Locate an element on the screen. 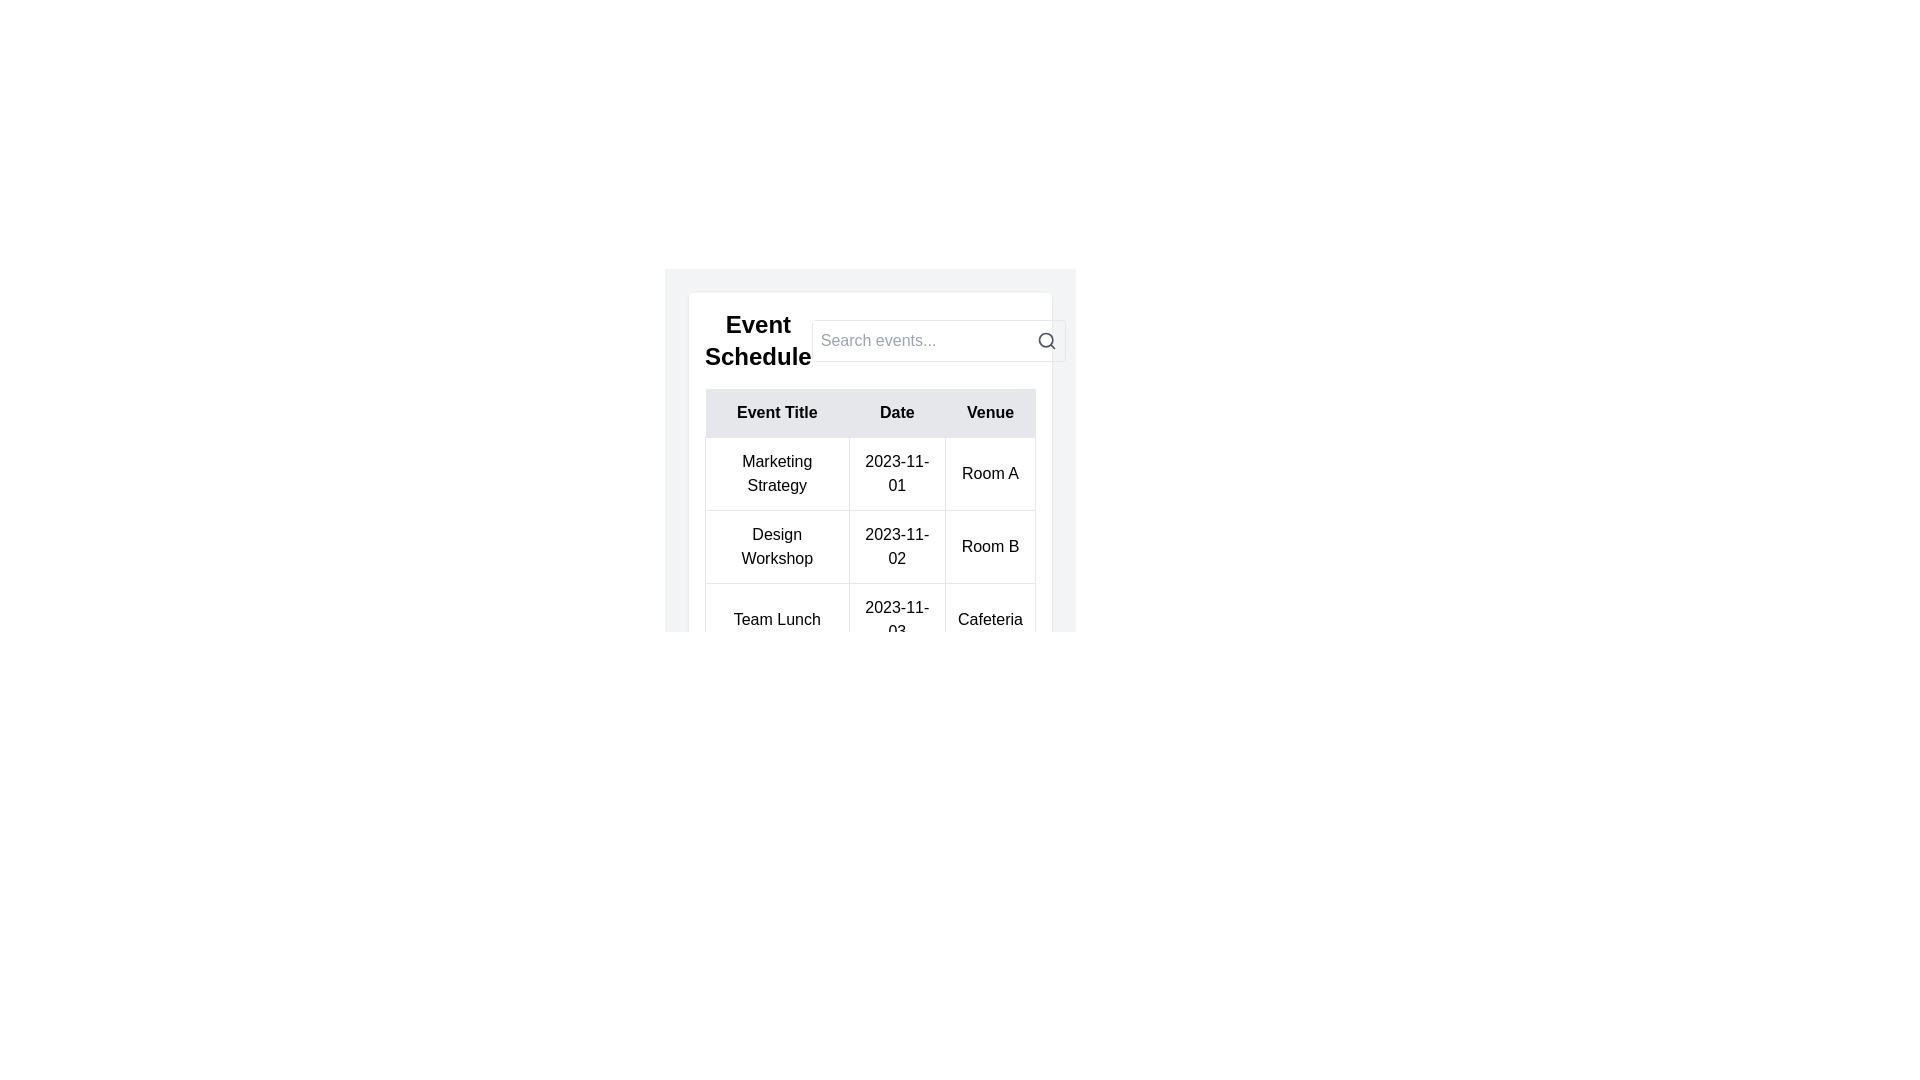 The width and height of the screenshot is (1920, 1080). the text content of the second row in the schedule table that displays event details, located under 'Marketing Strategy' and above 'Team Lunch' is located at coordinates (870, 547).